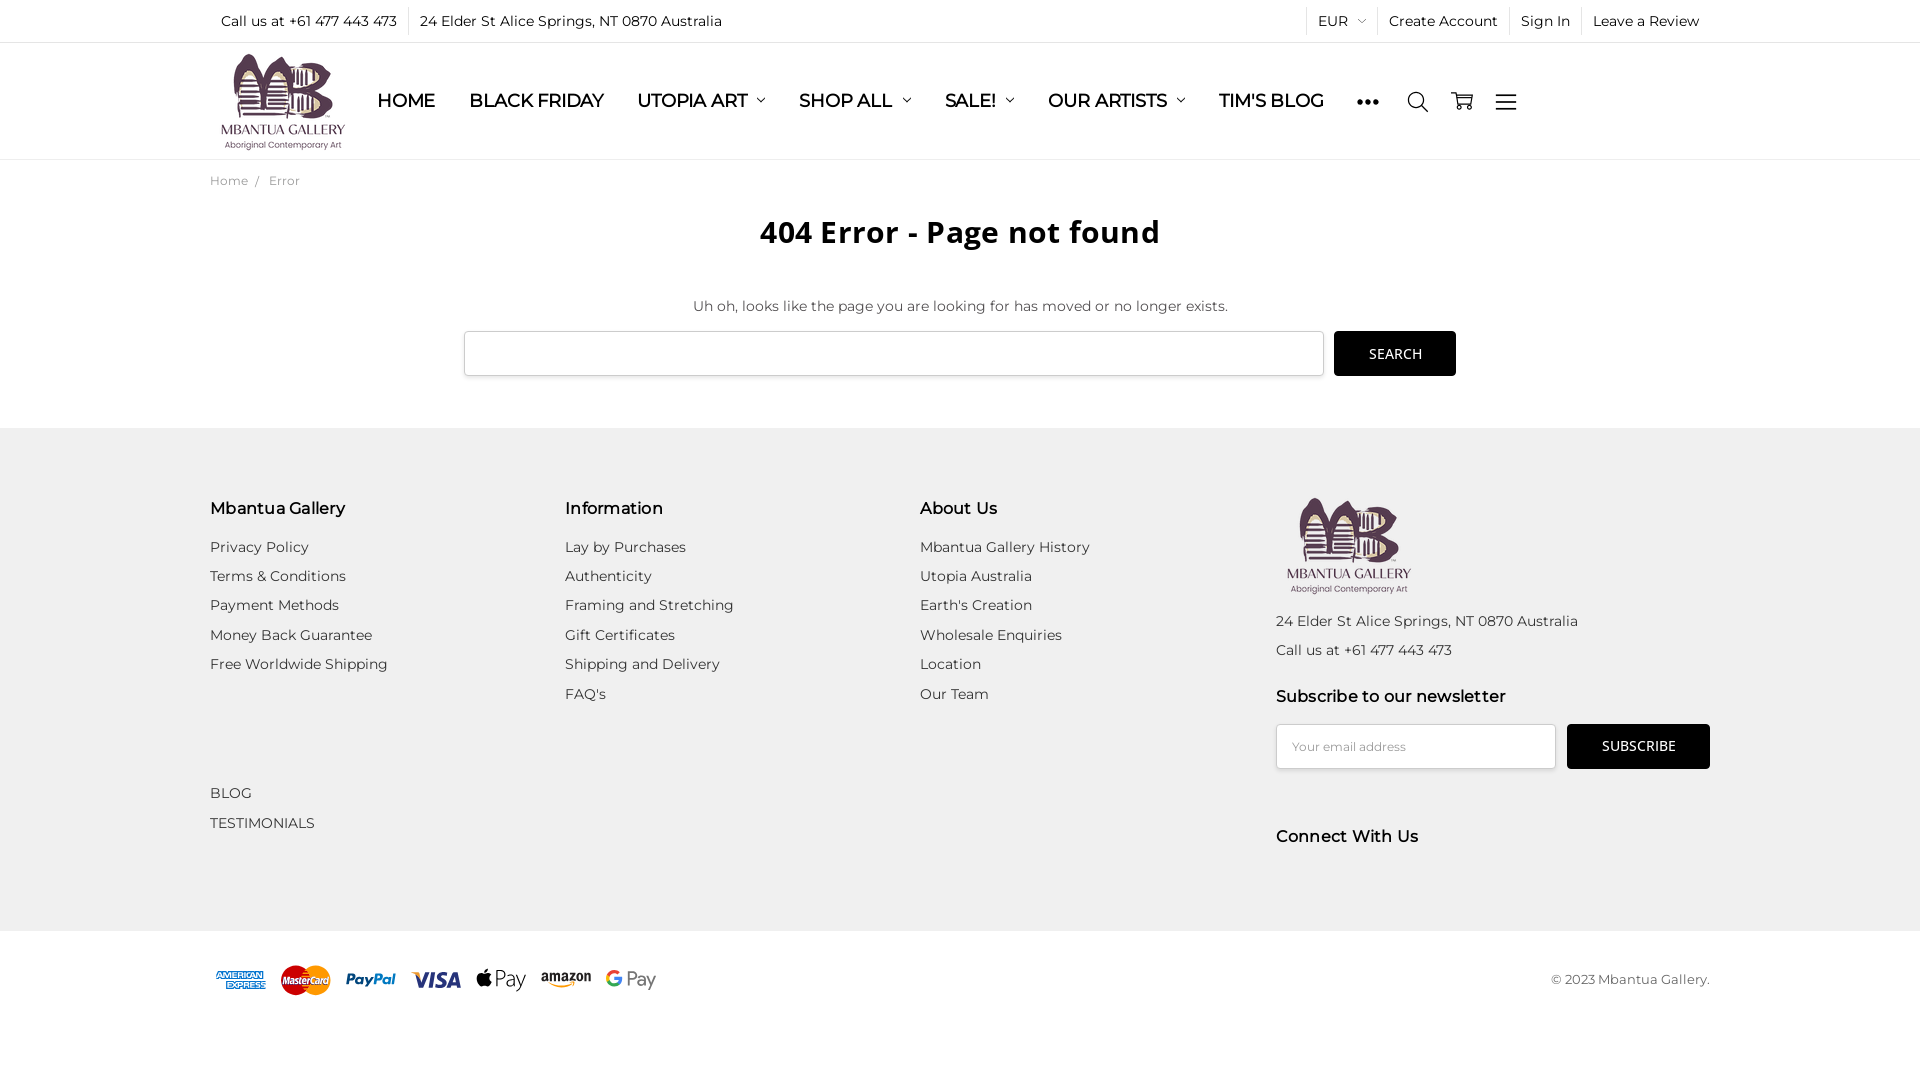 The image size is (1920, 1080). What do you see at coordinates (210, 604) in the screenshot?
I see `'Payment Methods'` at bounding box center [210, 604].